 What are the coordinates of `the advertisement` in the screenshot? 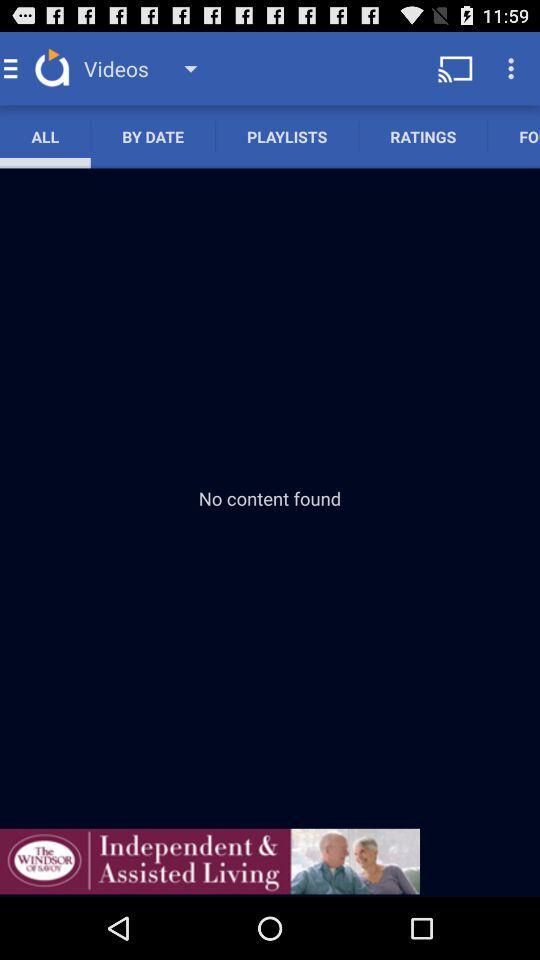 It's located at (209, 860).